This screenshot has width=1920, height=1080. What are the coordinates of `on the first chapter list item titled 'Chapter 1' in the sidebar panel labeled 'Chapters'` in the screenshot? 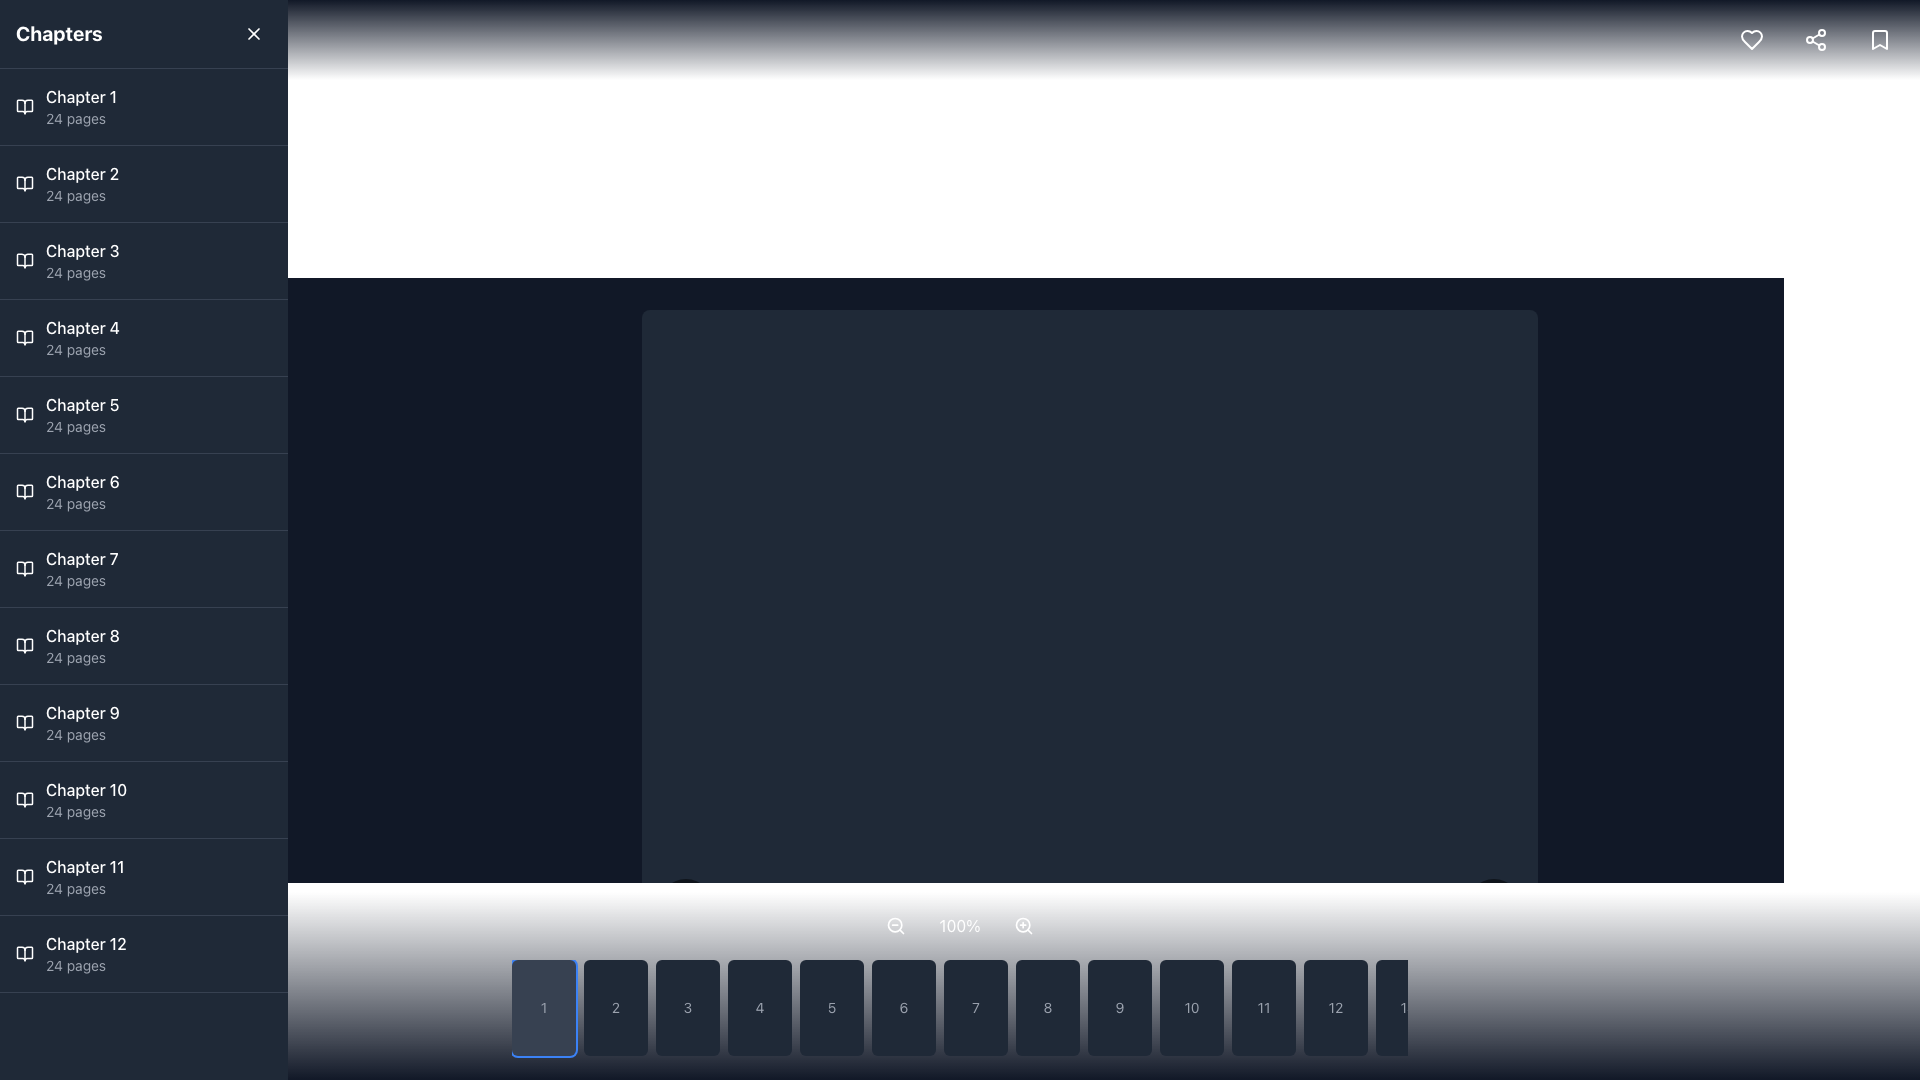 It's located at (80, 107).